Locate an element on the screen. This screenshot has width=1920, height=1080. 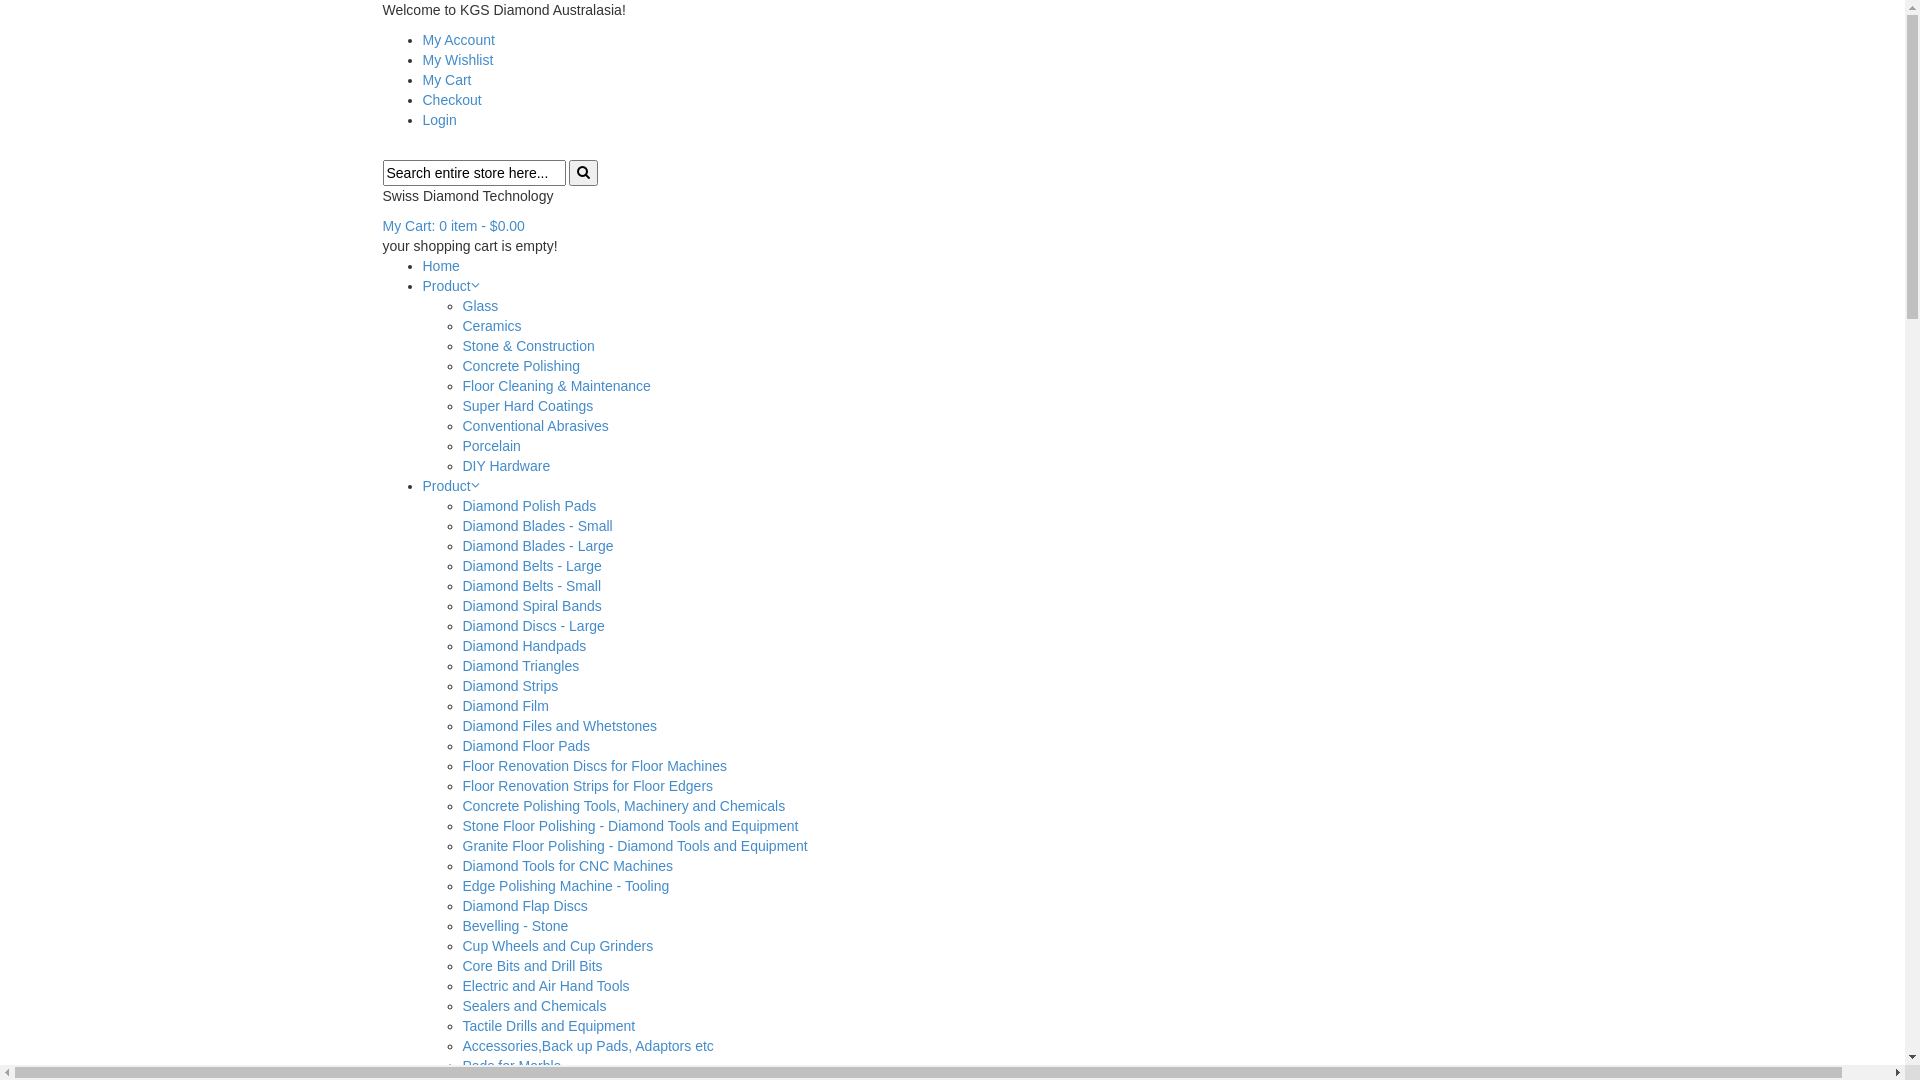
'Diamond Belts - Small' is located at coordinates (531, 585).